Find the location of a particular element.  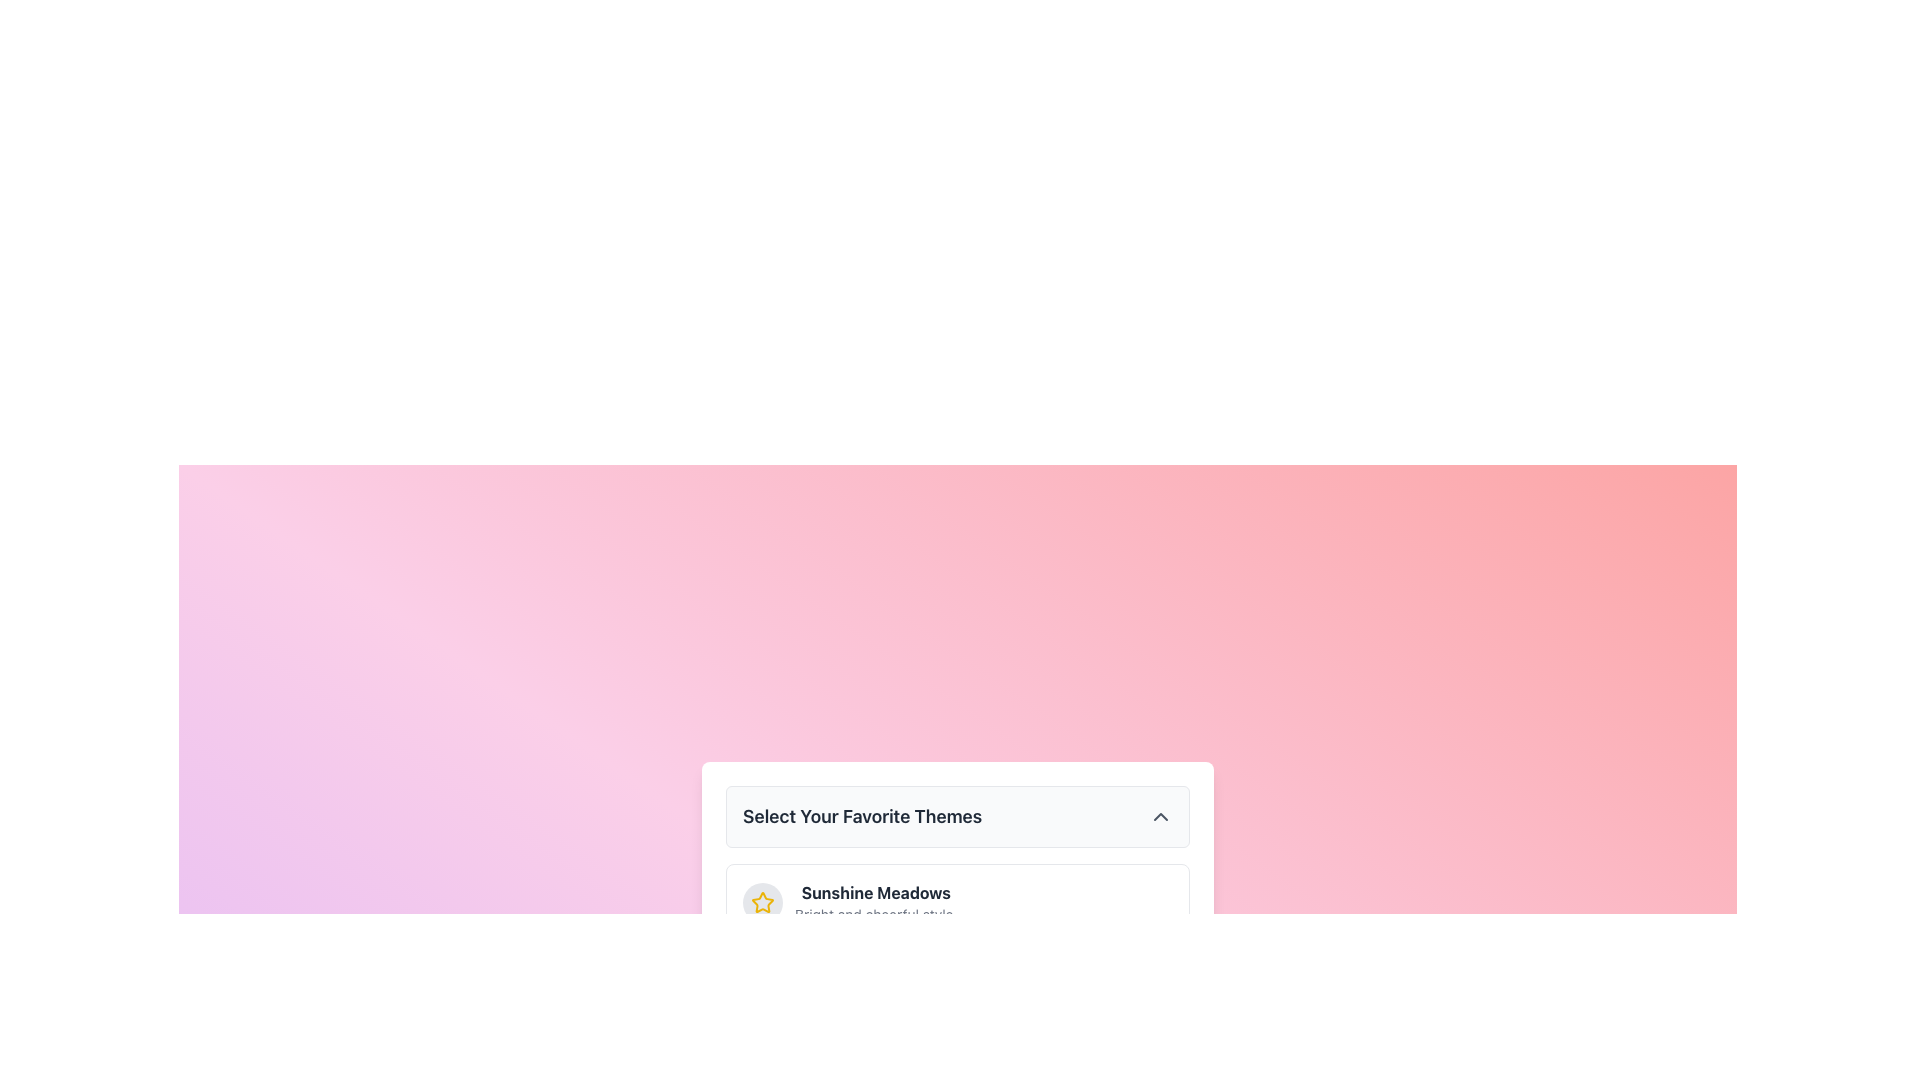

the yellow star-shaped icon with a hollow center positioned to the left of 'Sunshine Meadows' is located at coordinates (762, 902).